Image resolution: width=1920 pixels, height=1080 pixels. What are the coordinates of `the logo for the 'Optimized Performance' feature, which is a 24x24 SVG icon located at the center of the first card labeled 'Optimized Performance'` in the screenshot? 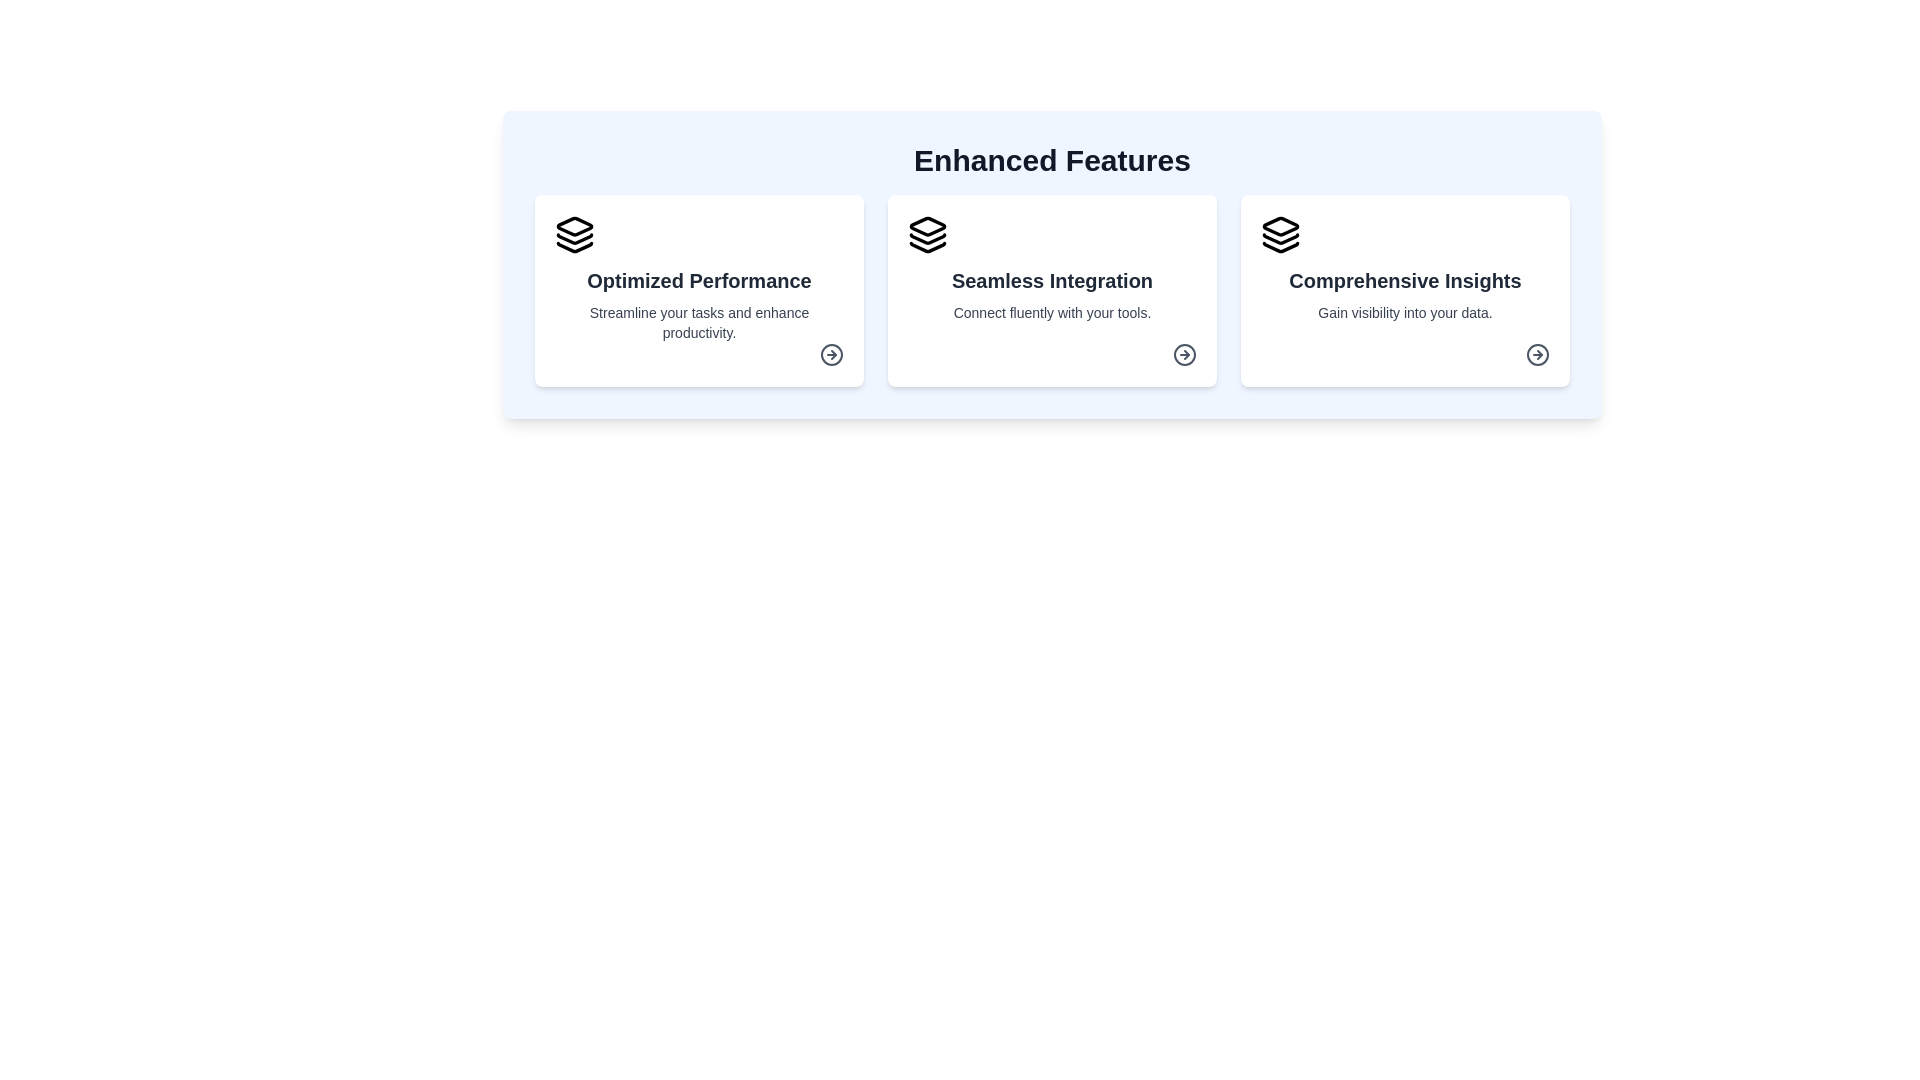 It's located at (574, 225).